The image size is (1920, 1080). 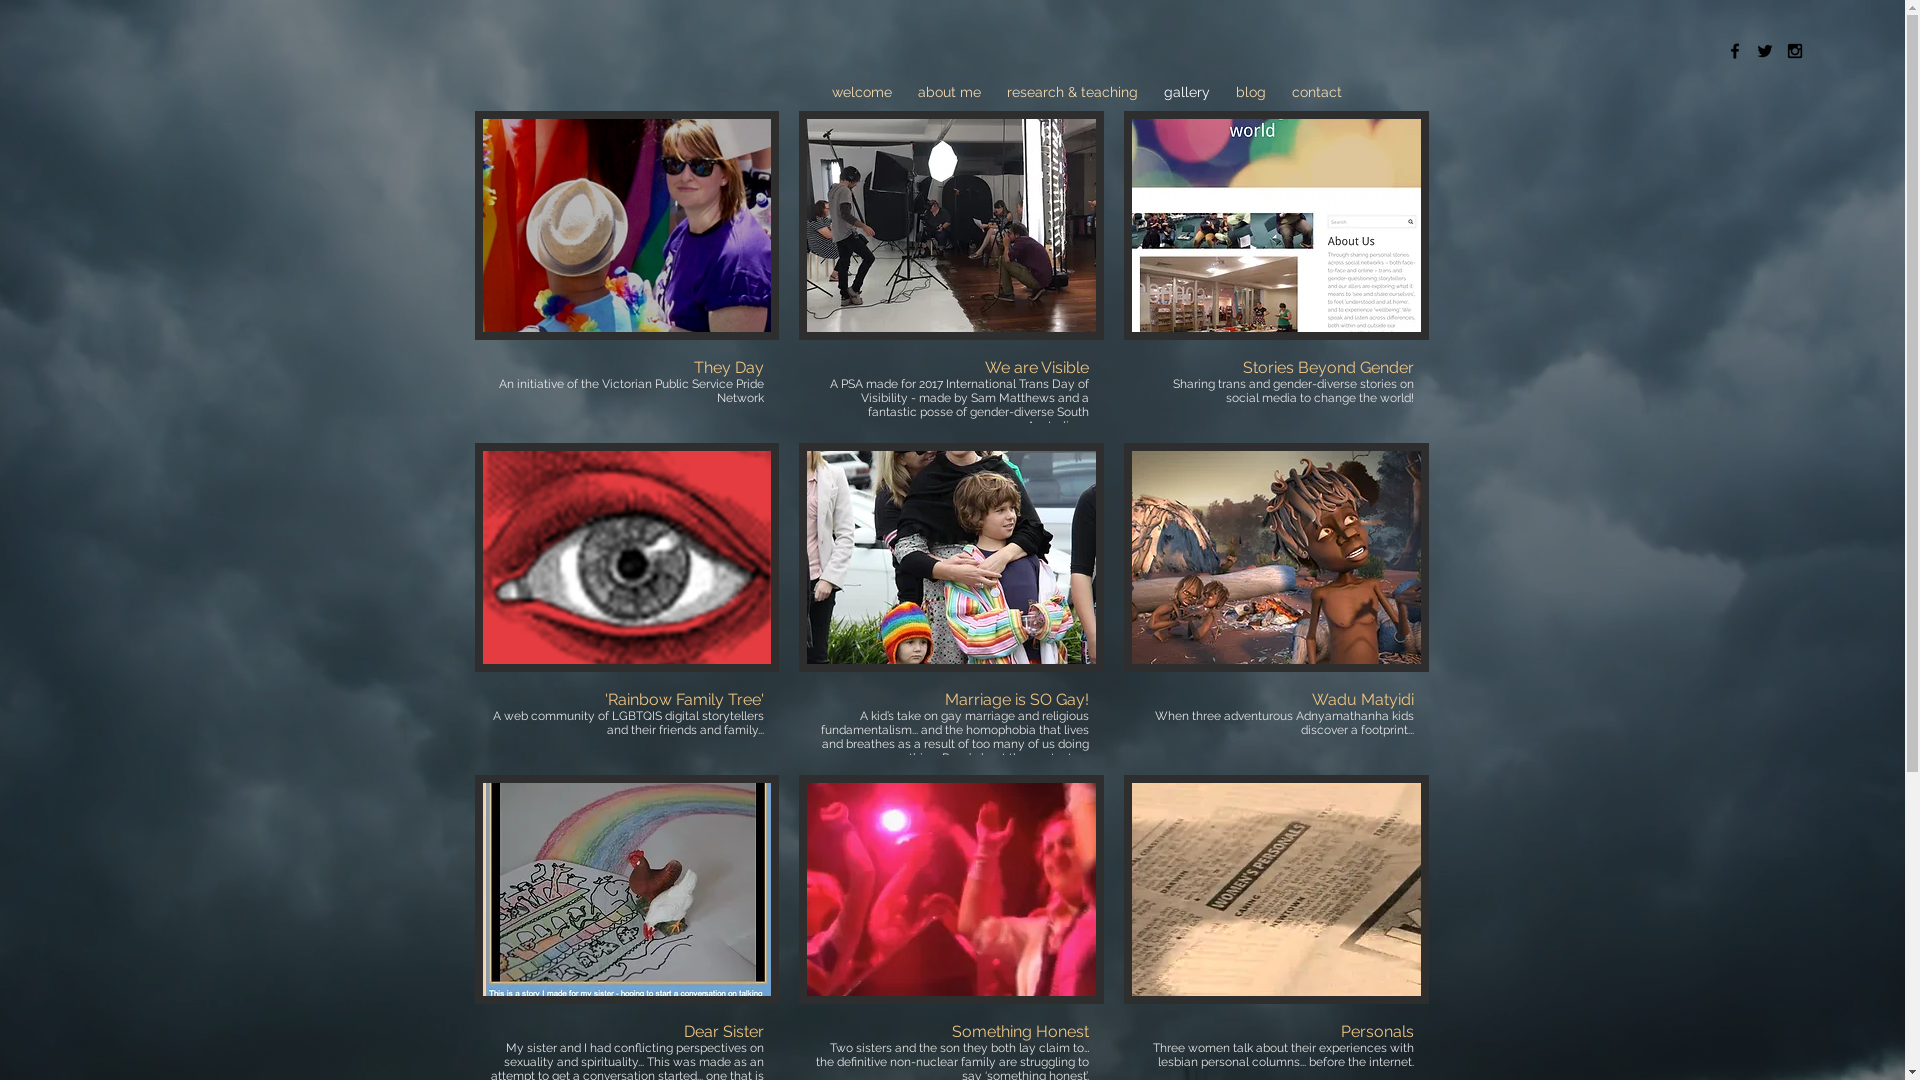 What do you see at coordinates (1276, 92) in the screenshot?
I see `'contact'` at bounding box center [1276, 92].